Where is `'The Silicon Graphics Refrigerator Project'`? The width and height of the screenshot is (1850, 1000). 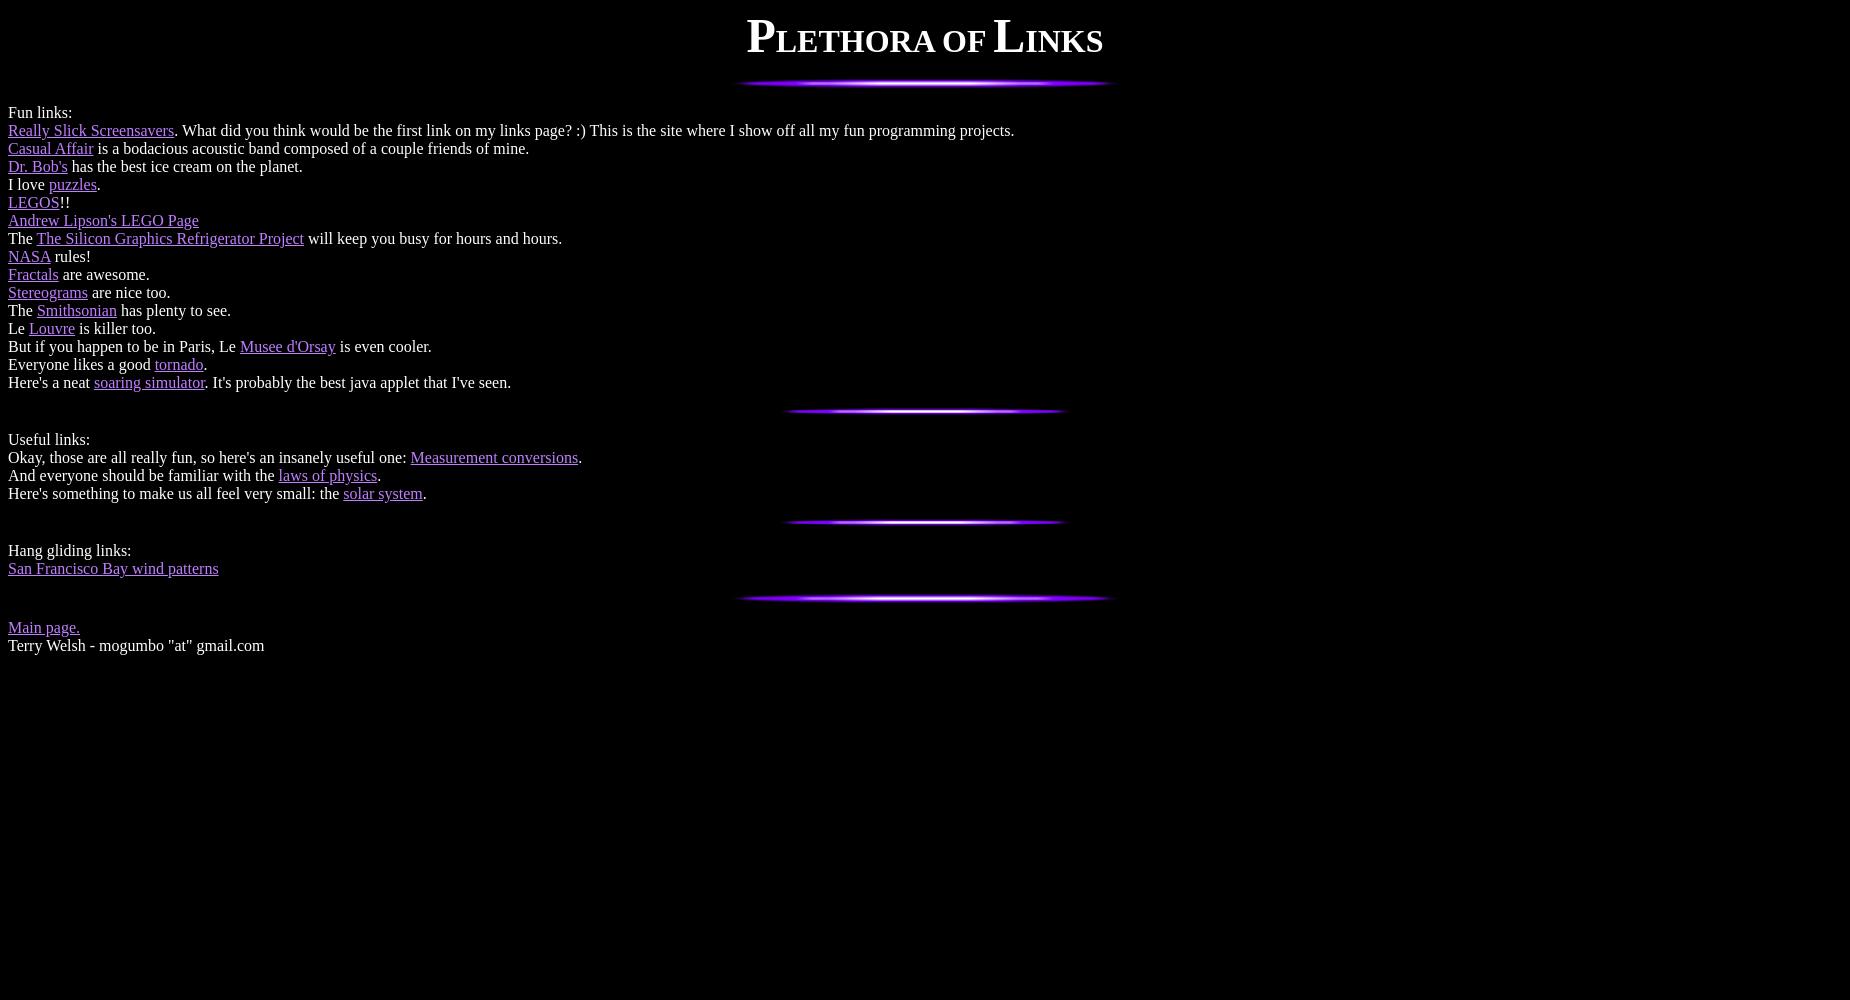
'The Silicon Graphics Refrigerator Project' is located at coordinates (169, 237).